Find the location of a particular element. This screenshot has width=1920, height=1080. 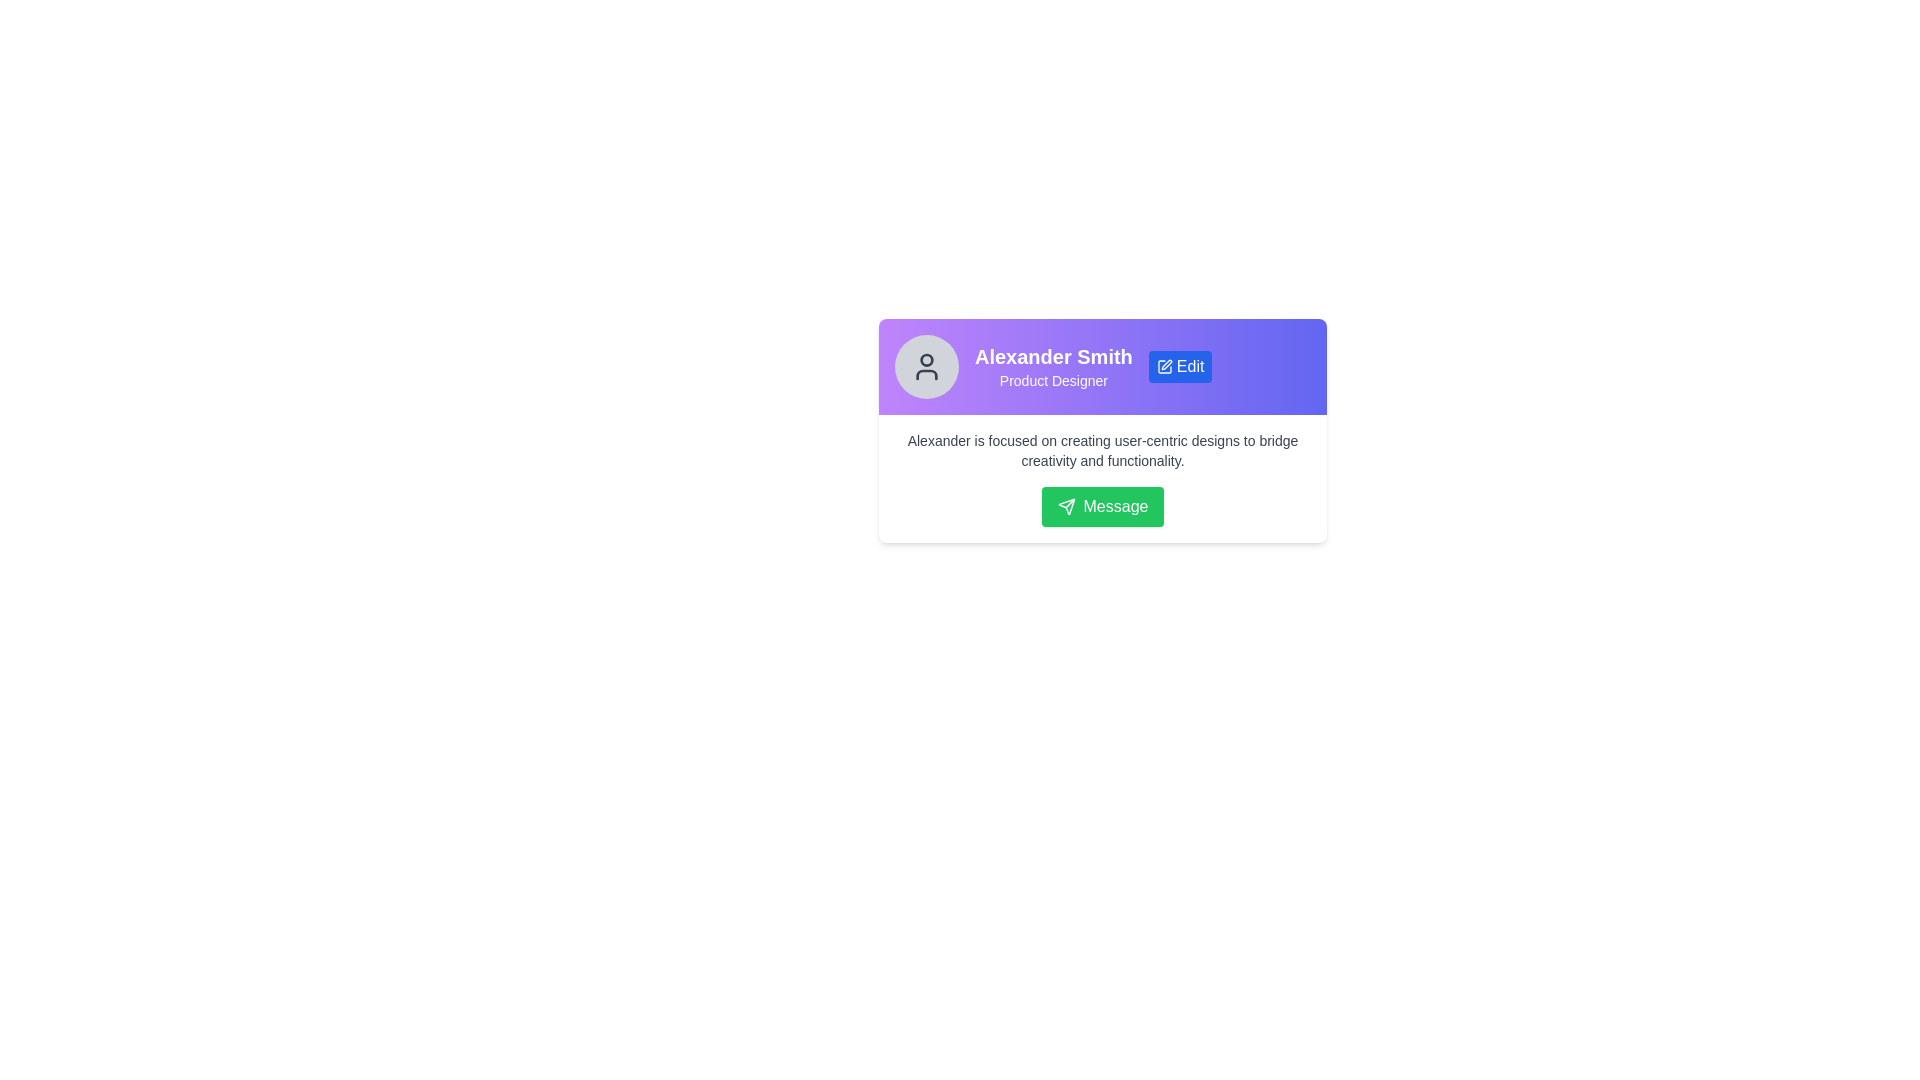

text content of the small text label displaying 'Product Designer' located below the name 'Alexander Smith' in the profile card is located at coordinates (1052, 381).